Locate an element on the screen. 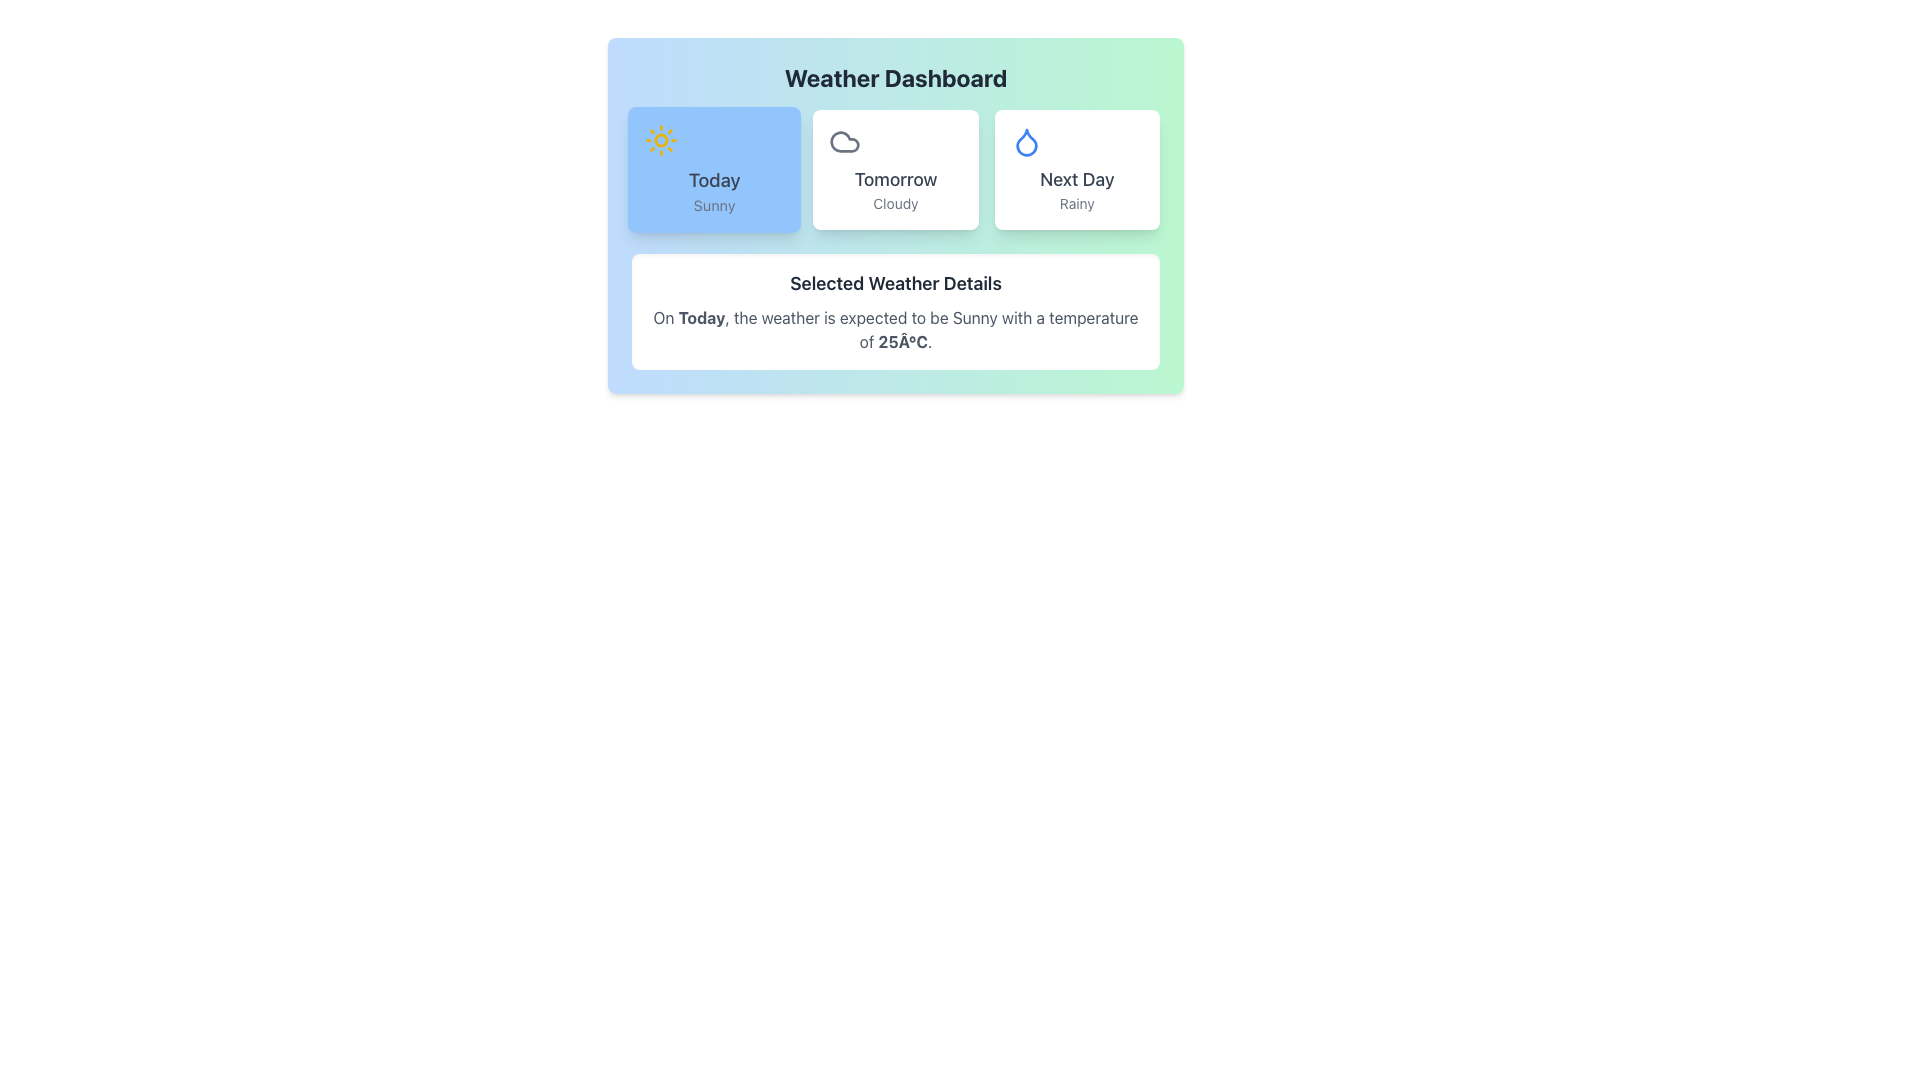 The width and height of the screenshot is (1920, 1080). 'Cloudy' text label located at the bottom of the middle card, directly below the 'Tomorrow' text, to read the expected weather condition for tomorrow is located at coordinates (895, 204).